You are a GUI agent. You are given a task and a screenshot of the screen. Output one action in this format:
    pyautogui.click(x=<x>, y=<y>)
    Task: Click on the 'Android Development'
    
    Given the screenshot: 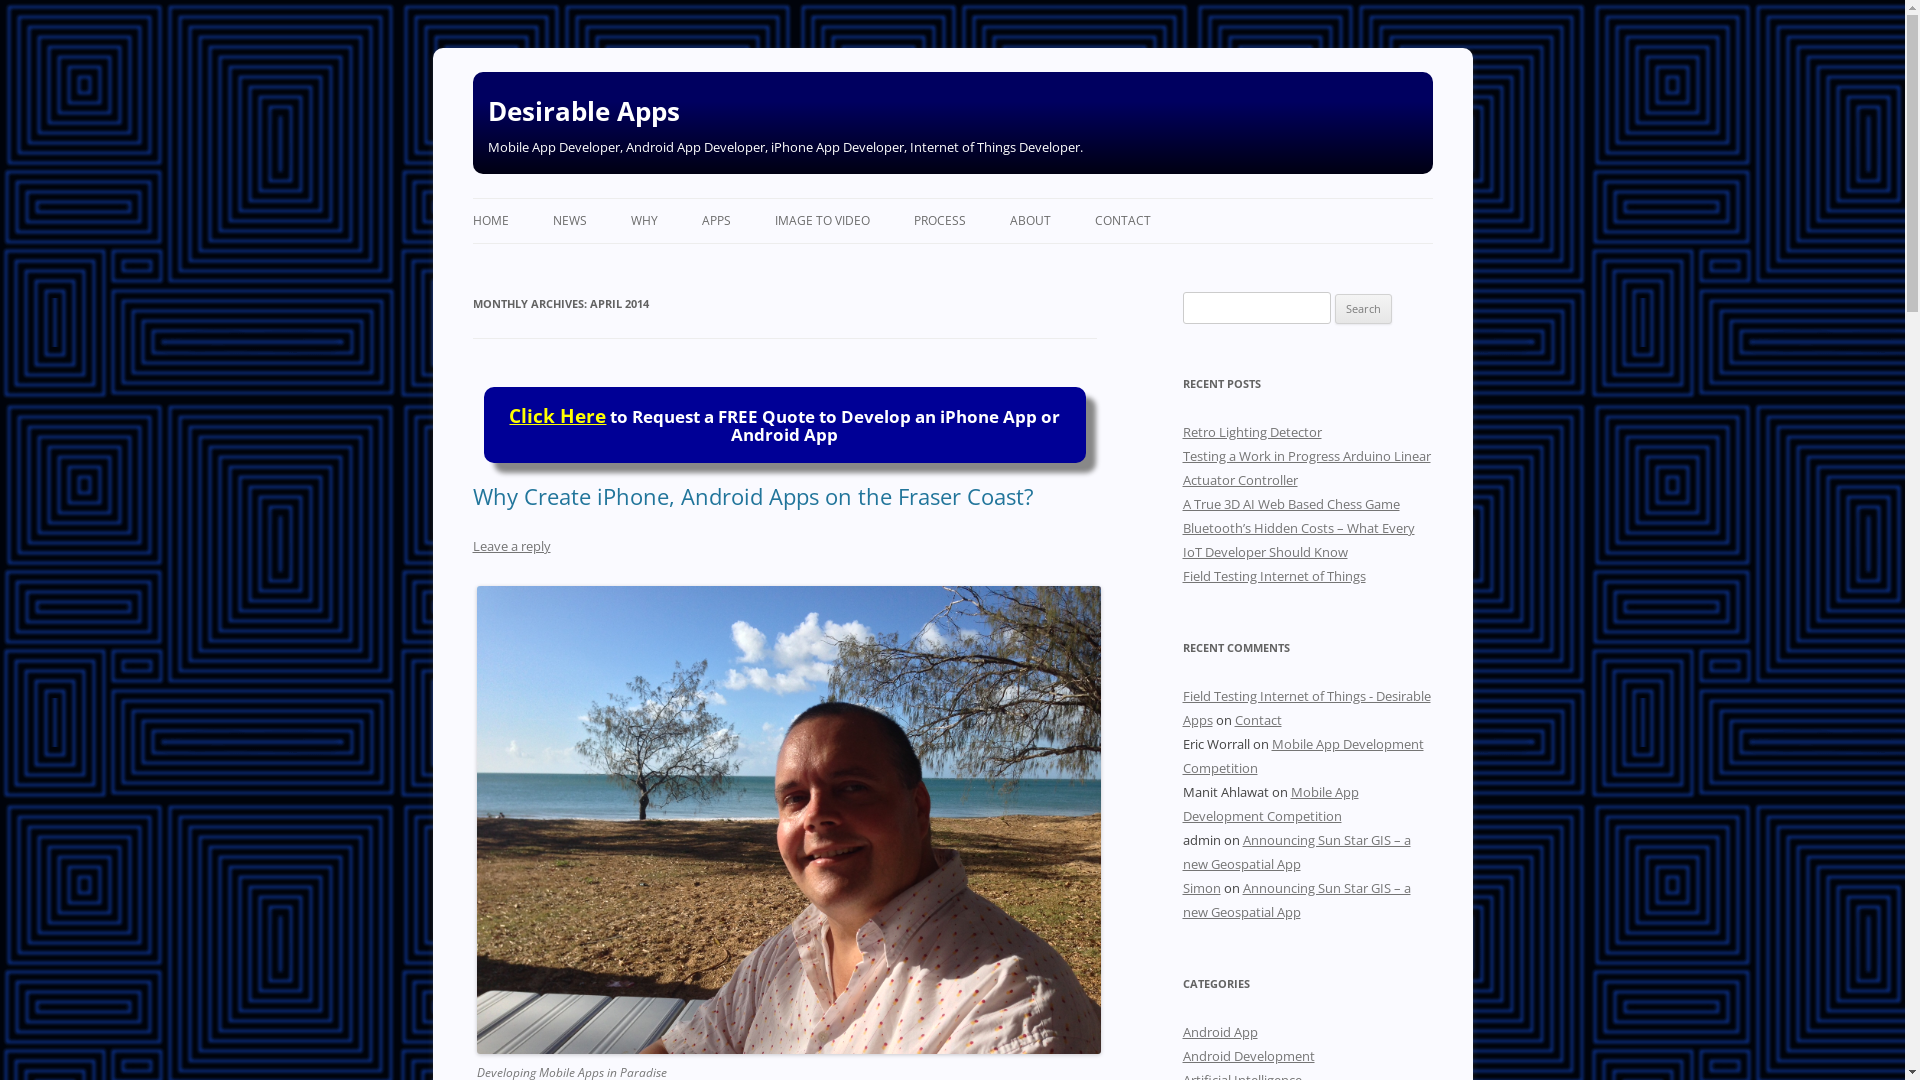 What is the action you would take?
    pyautogui.click(x=1247, y=1055)
    